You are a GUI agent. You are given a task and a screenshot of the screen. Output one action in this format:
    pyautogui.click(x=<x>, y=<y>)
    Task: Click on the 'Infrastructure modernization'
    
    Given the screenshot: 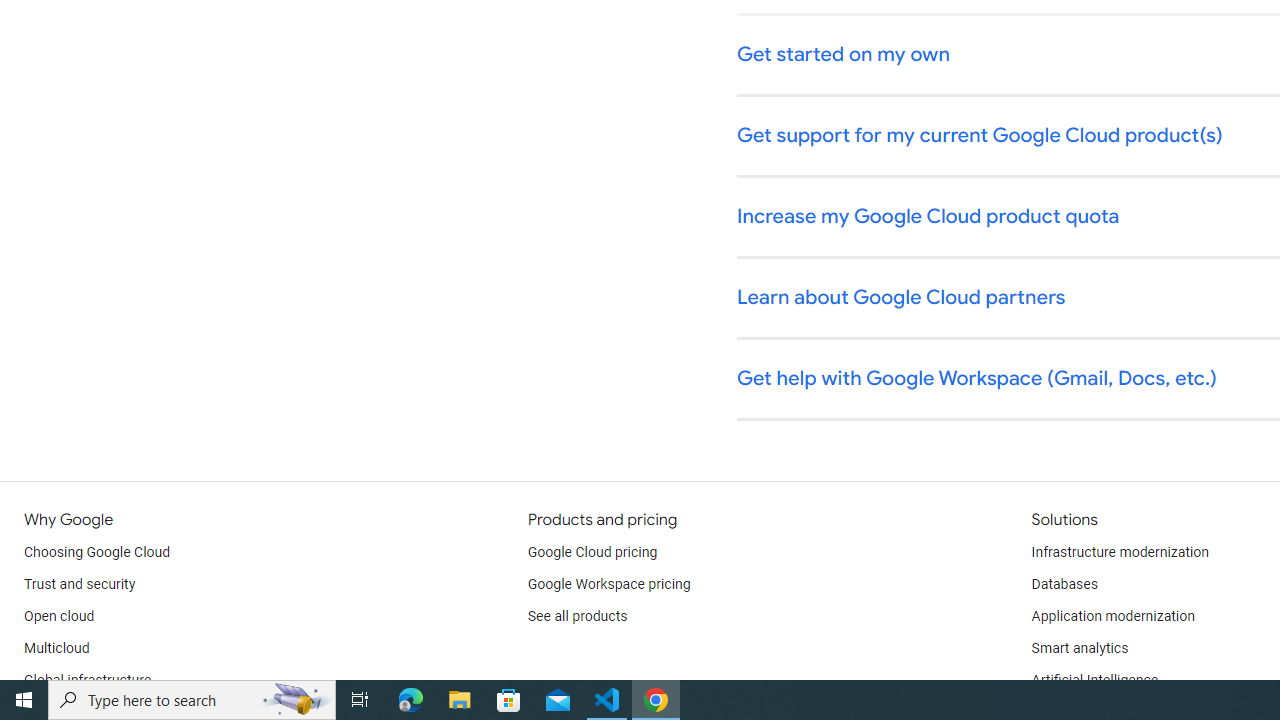 What is the action you would take?
    pyautogui.click(x=1120, y=552)
    